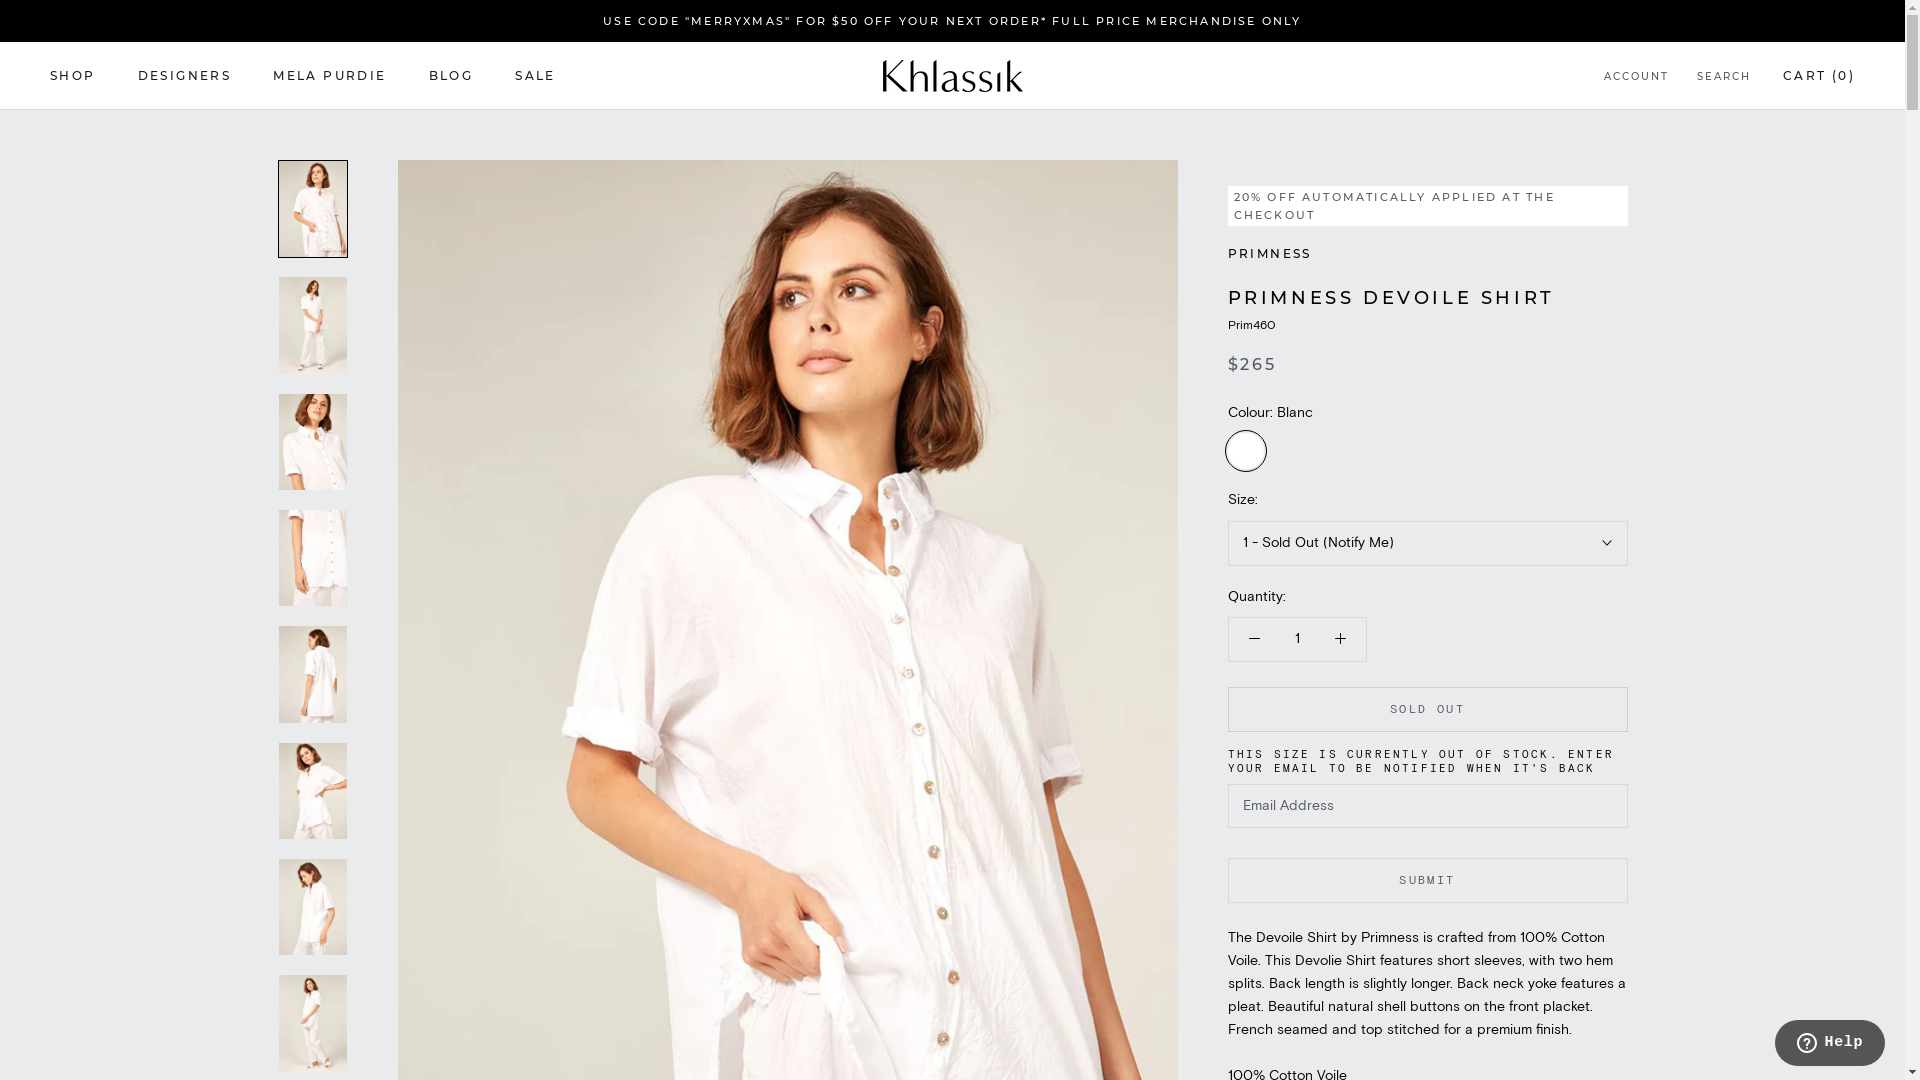  Describe the element at coordinates (1269, 252) in the screenshot. I see `'PRIMNESS'` at that location.